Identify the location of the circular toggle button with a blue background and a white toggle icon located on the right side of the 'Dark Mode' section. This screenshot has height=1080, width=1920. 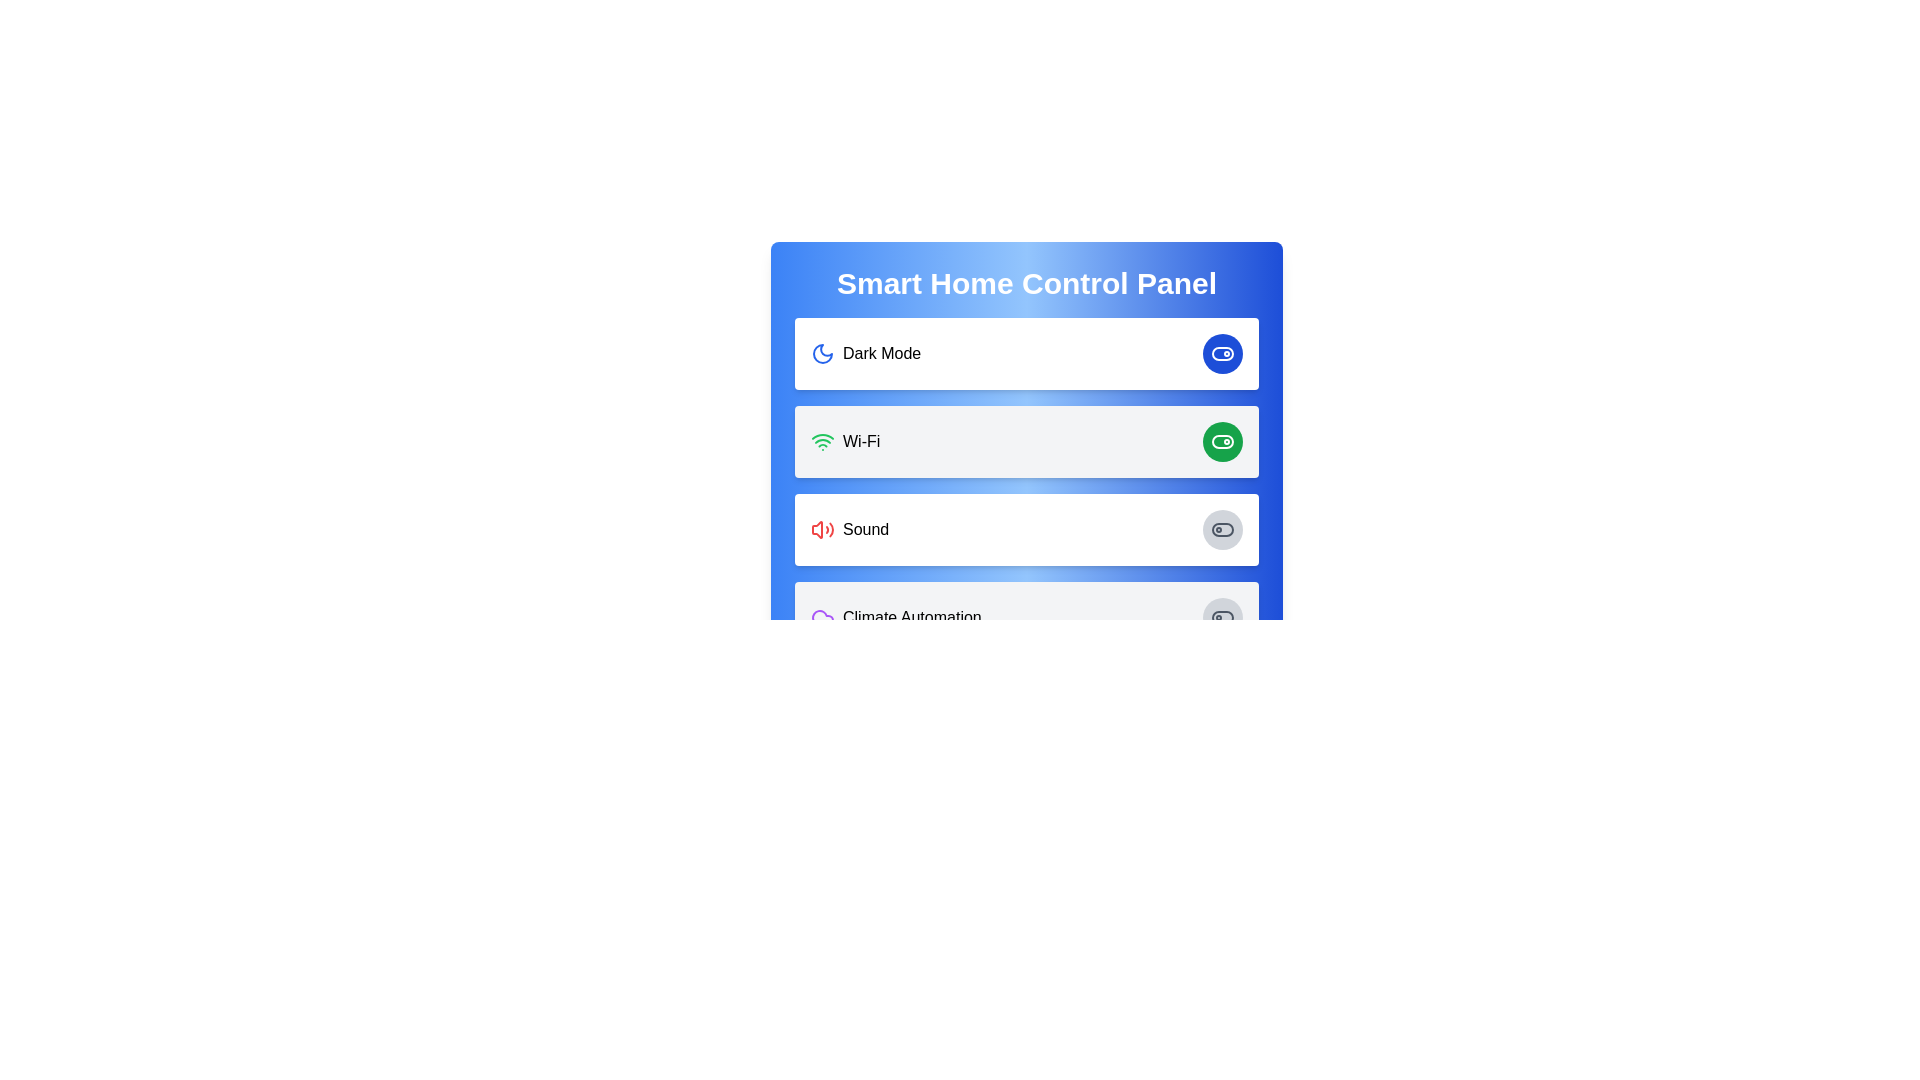
(1222, 353).